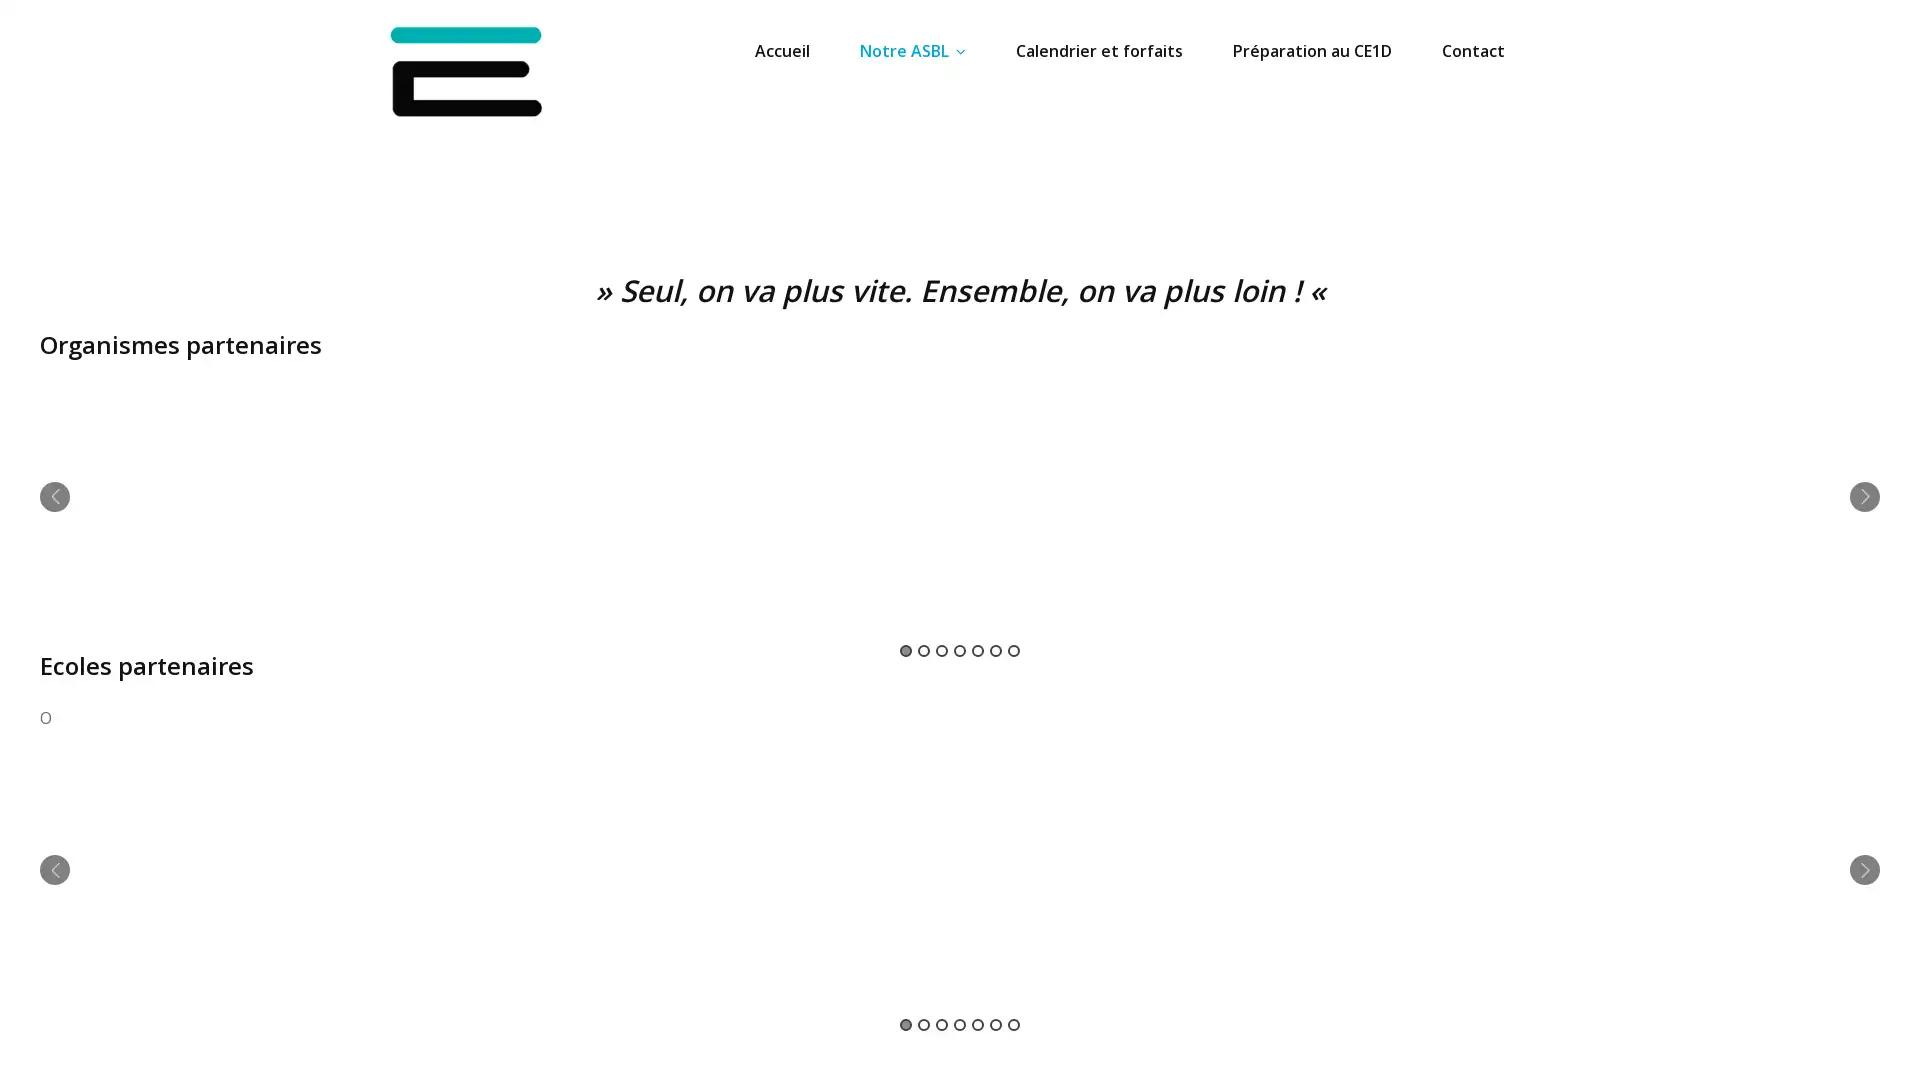 The height and width of the screenshot is (1080, 1920). Describe the element at coordinates (1864, 869) in the screenshot. I see `Next` at that location.